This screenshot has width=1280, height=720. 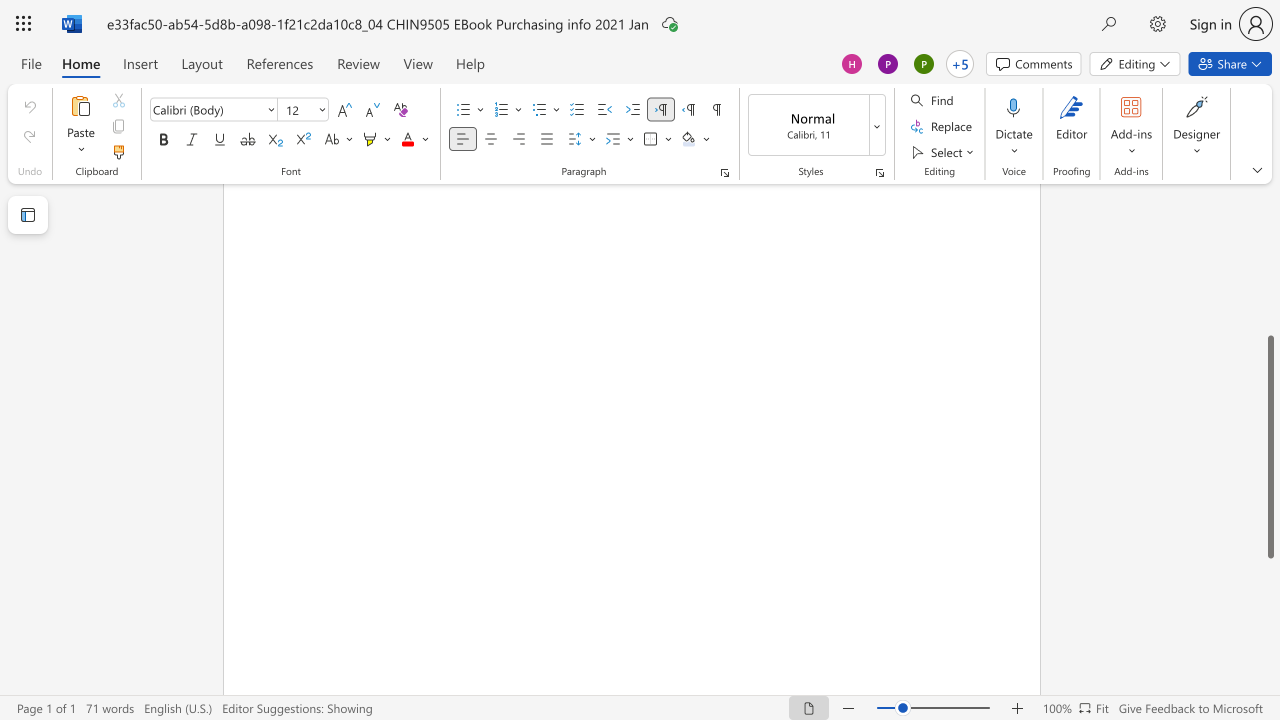 I want to click on the scrollbar and move down 190 pixels, so click(x=1269, y=446).